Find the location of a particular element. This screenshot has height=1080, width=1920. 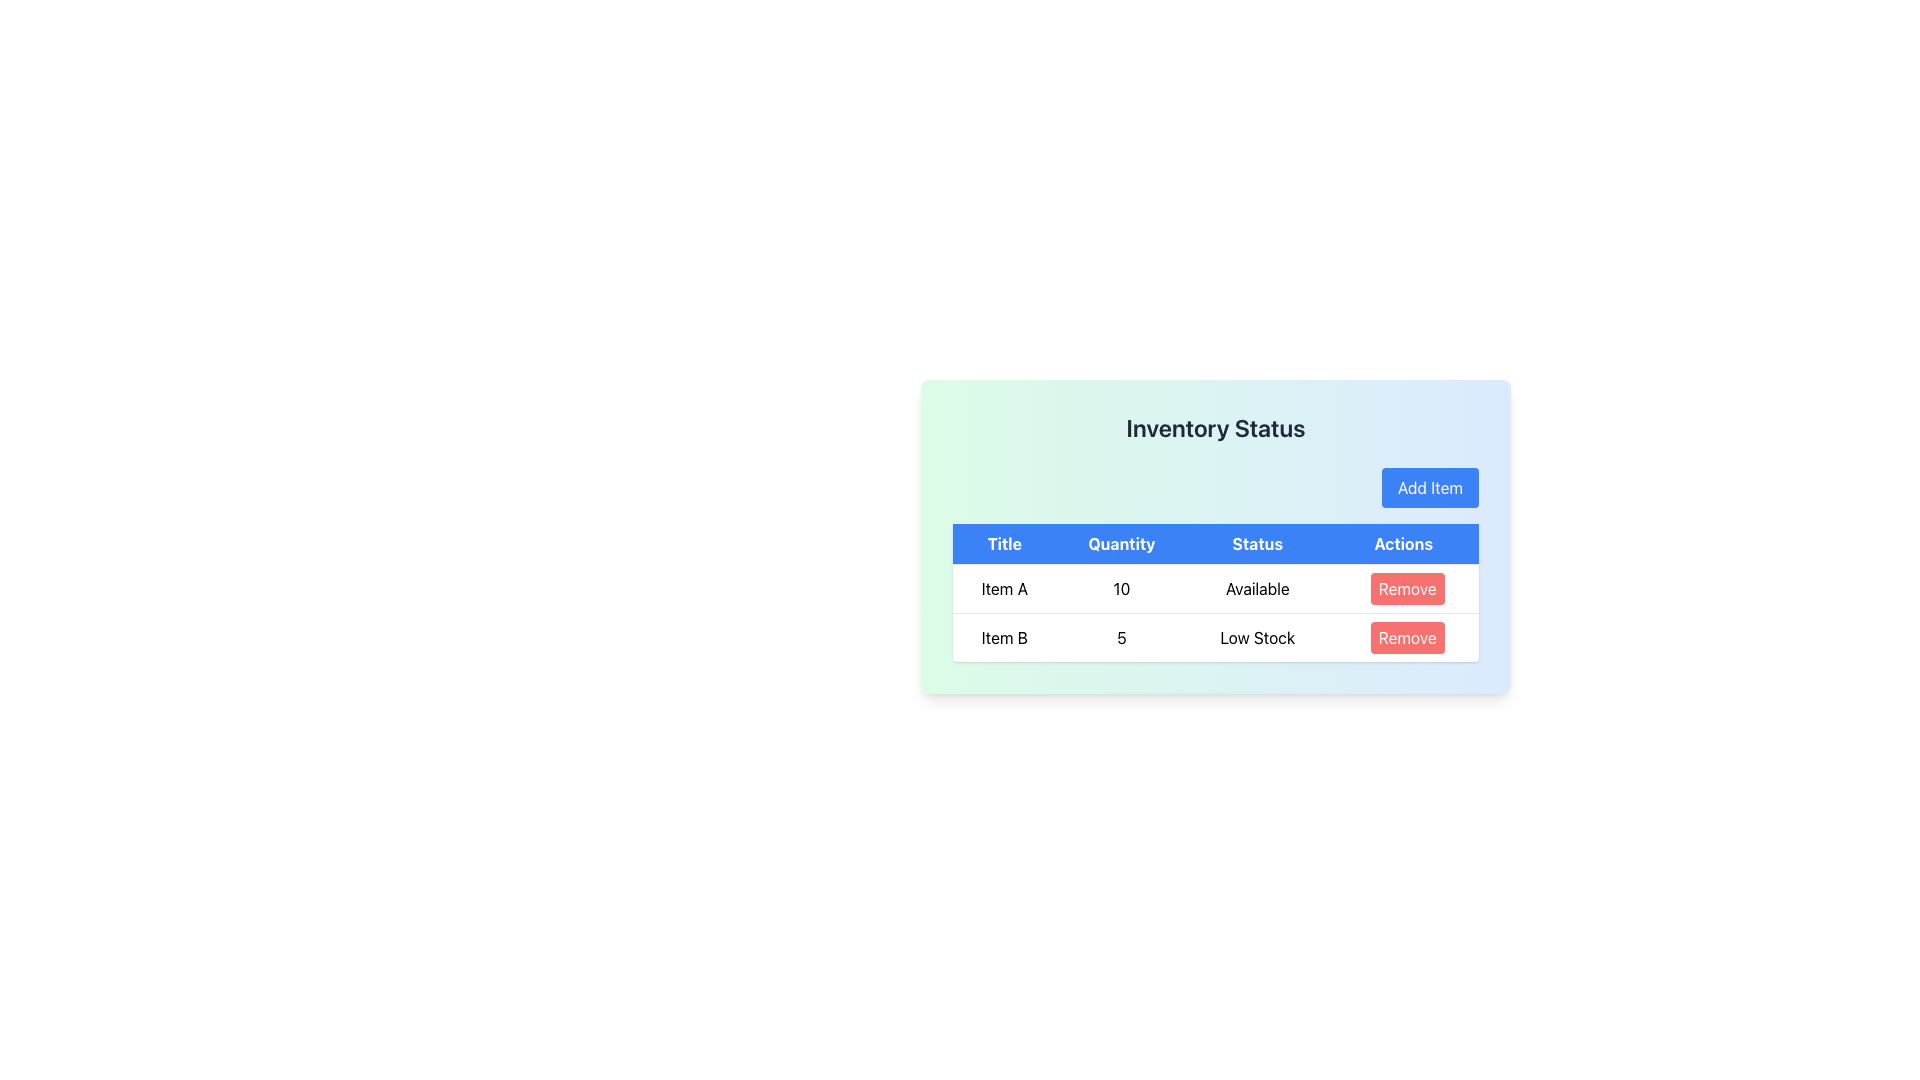

the second table row displaying details for 'Item B', which includes quantity '5', status 'Low Stock', and a 'Remove' button for additional details is located at coordinates (1214, 636).